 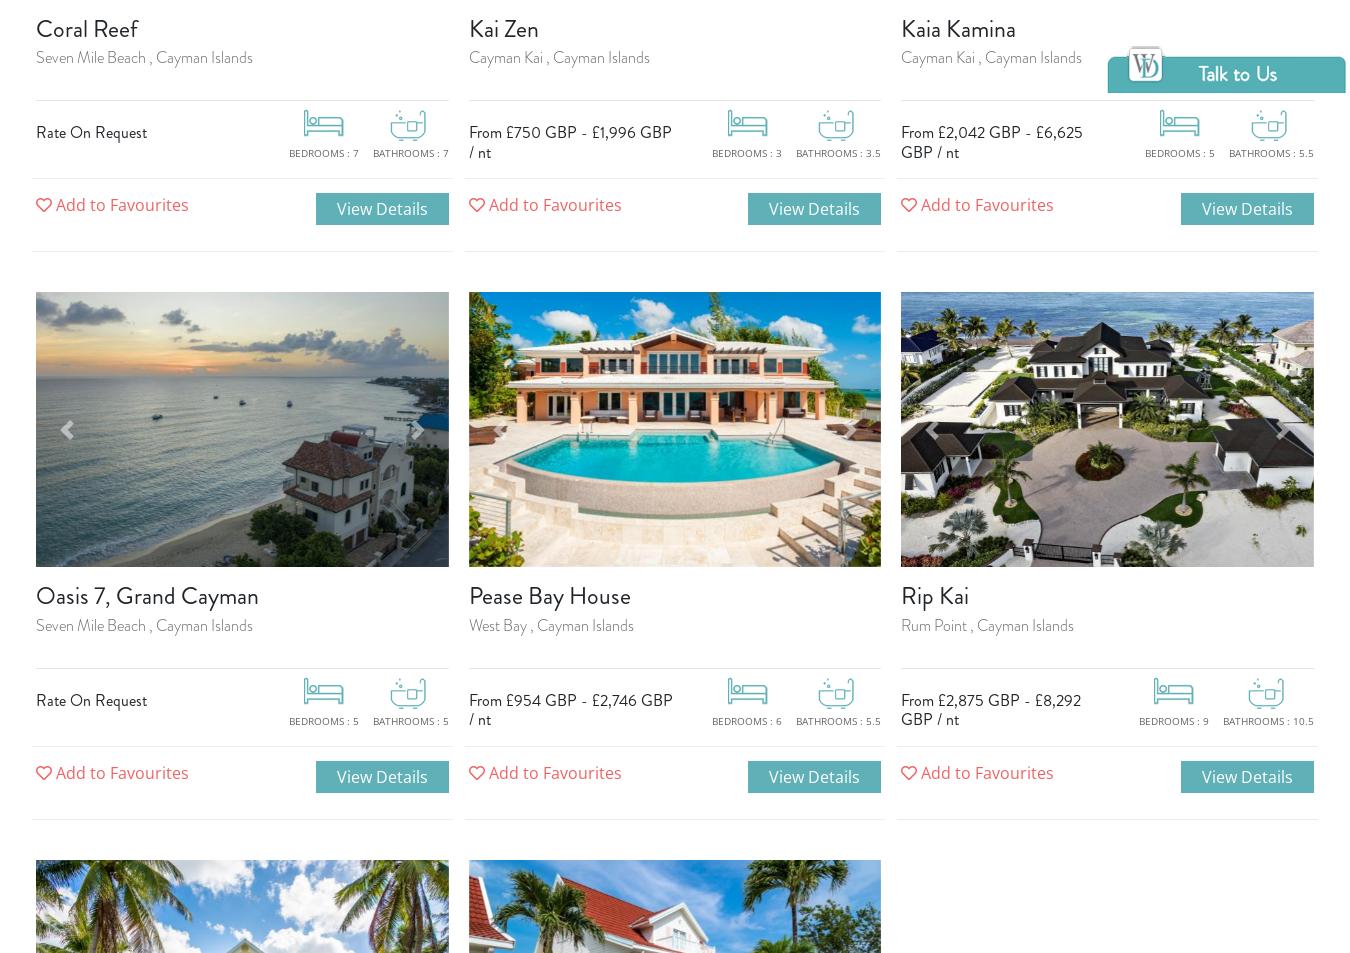 What do you see at coordinates (147, 596) in the screenshot?
I see `'Oasis 7, Grand Cayman'` at bounding box center [147, 596].